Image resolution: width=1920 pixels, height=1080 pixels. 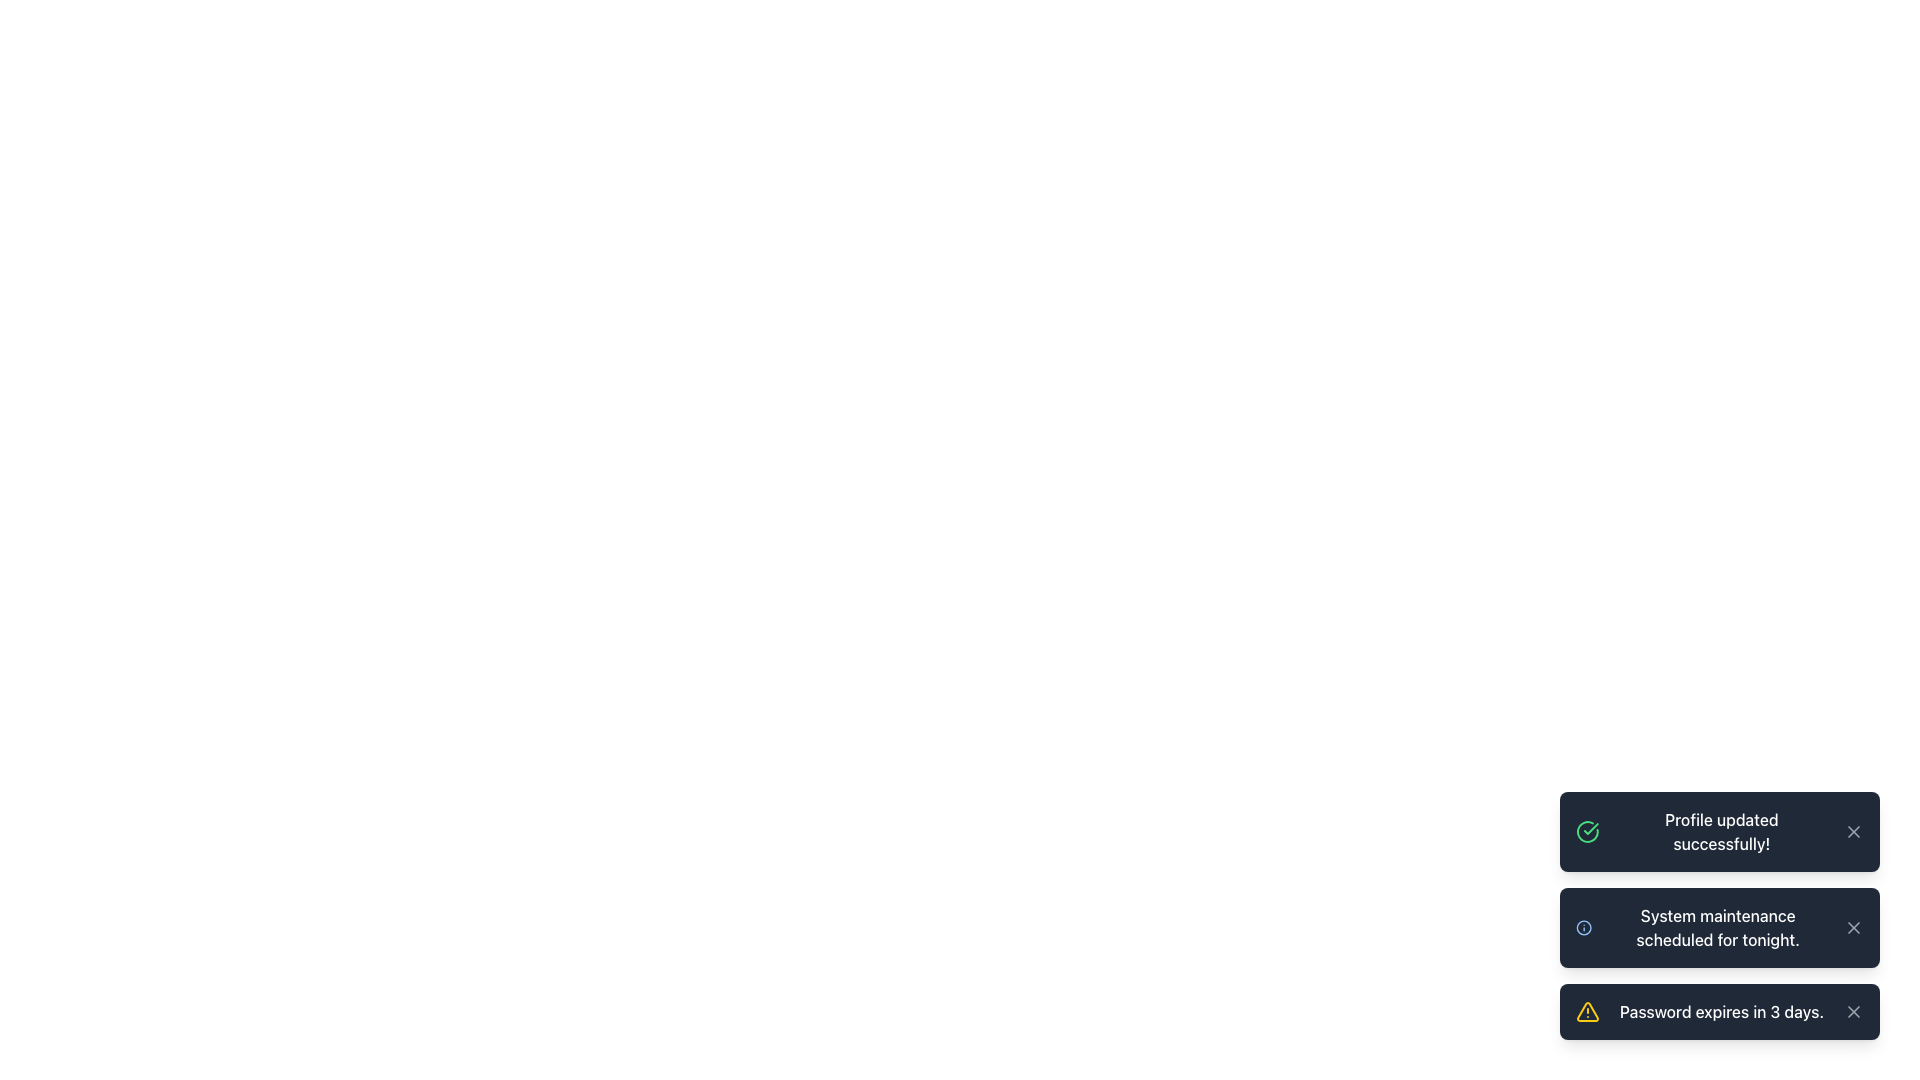 What do you see at coordinates (1583, 928) in the screenshot?
I see `the inner circle component of the left-hand icon in the second notification card, which represents an alert or information notification` at bounding box center [1583, 928].